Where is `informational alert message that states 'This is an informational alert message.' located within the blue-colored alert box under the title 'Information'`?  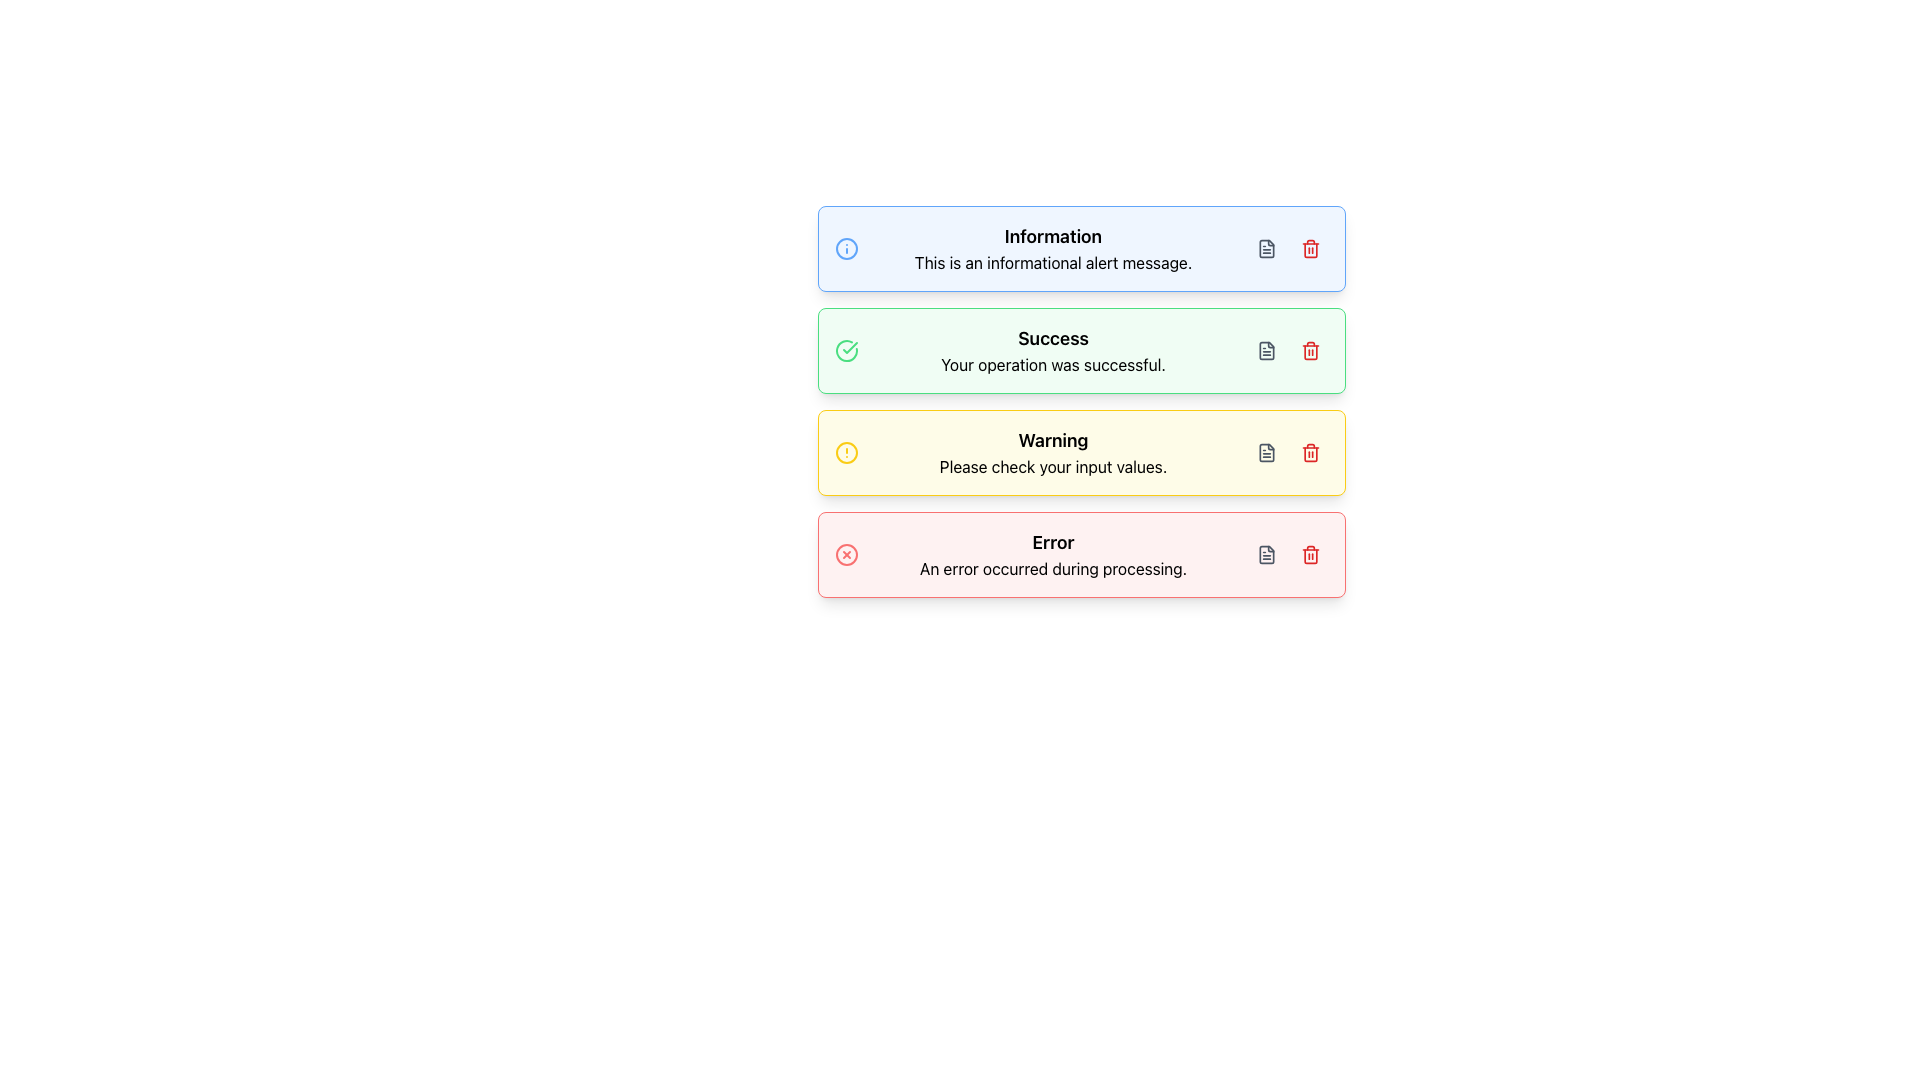
informational alert message that states 'This is an informational alert message.' located within the blue-colored alert box under the title 'Information' is located at coordinates (1052, 261).